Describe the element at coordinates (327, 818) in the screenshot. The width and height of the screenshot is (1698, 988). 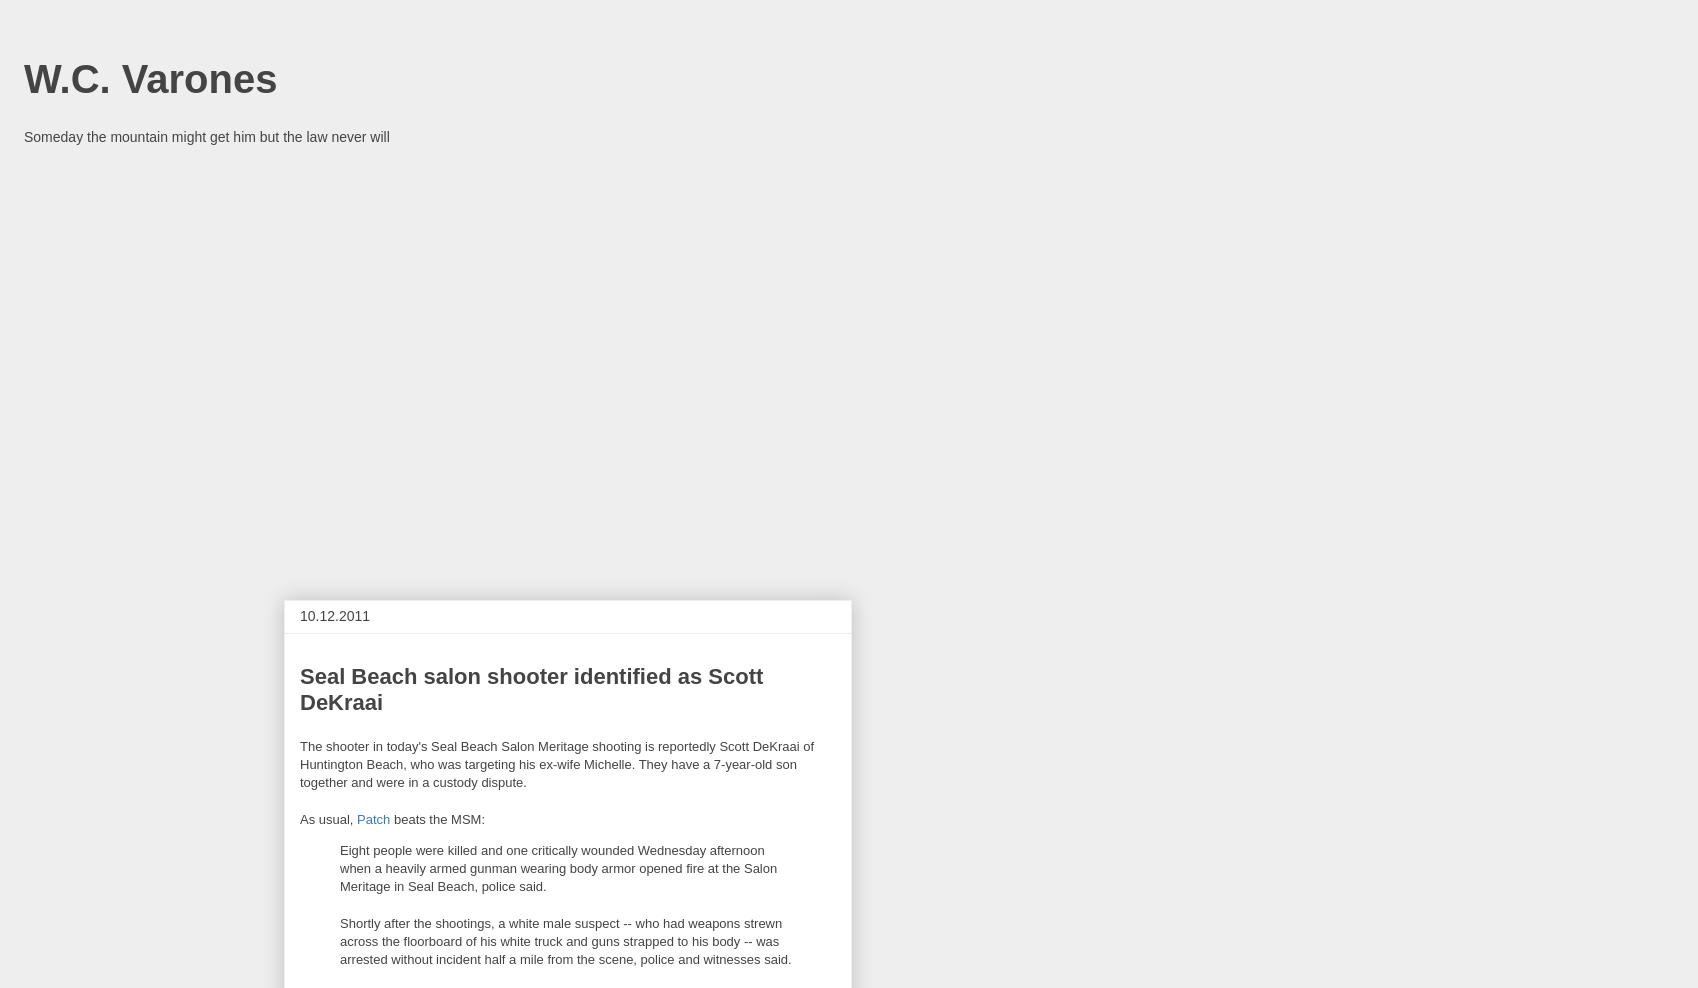
I see `'As usual,'` at that location.